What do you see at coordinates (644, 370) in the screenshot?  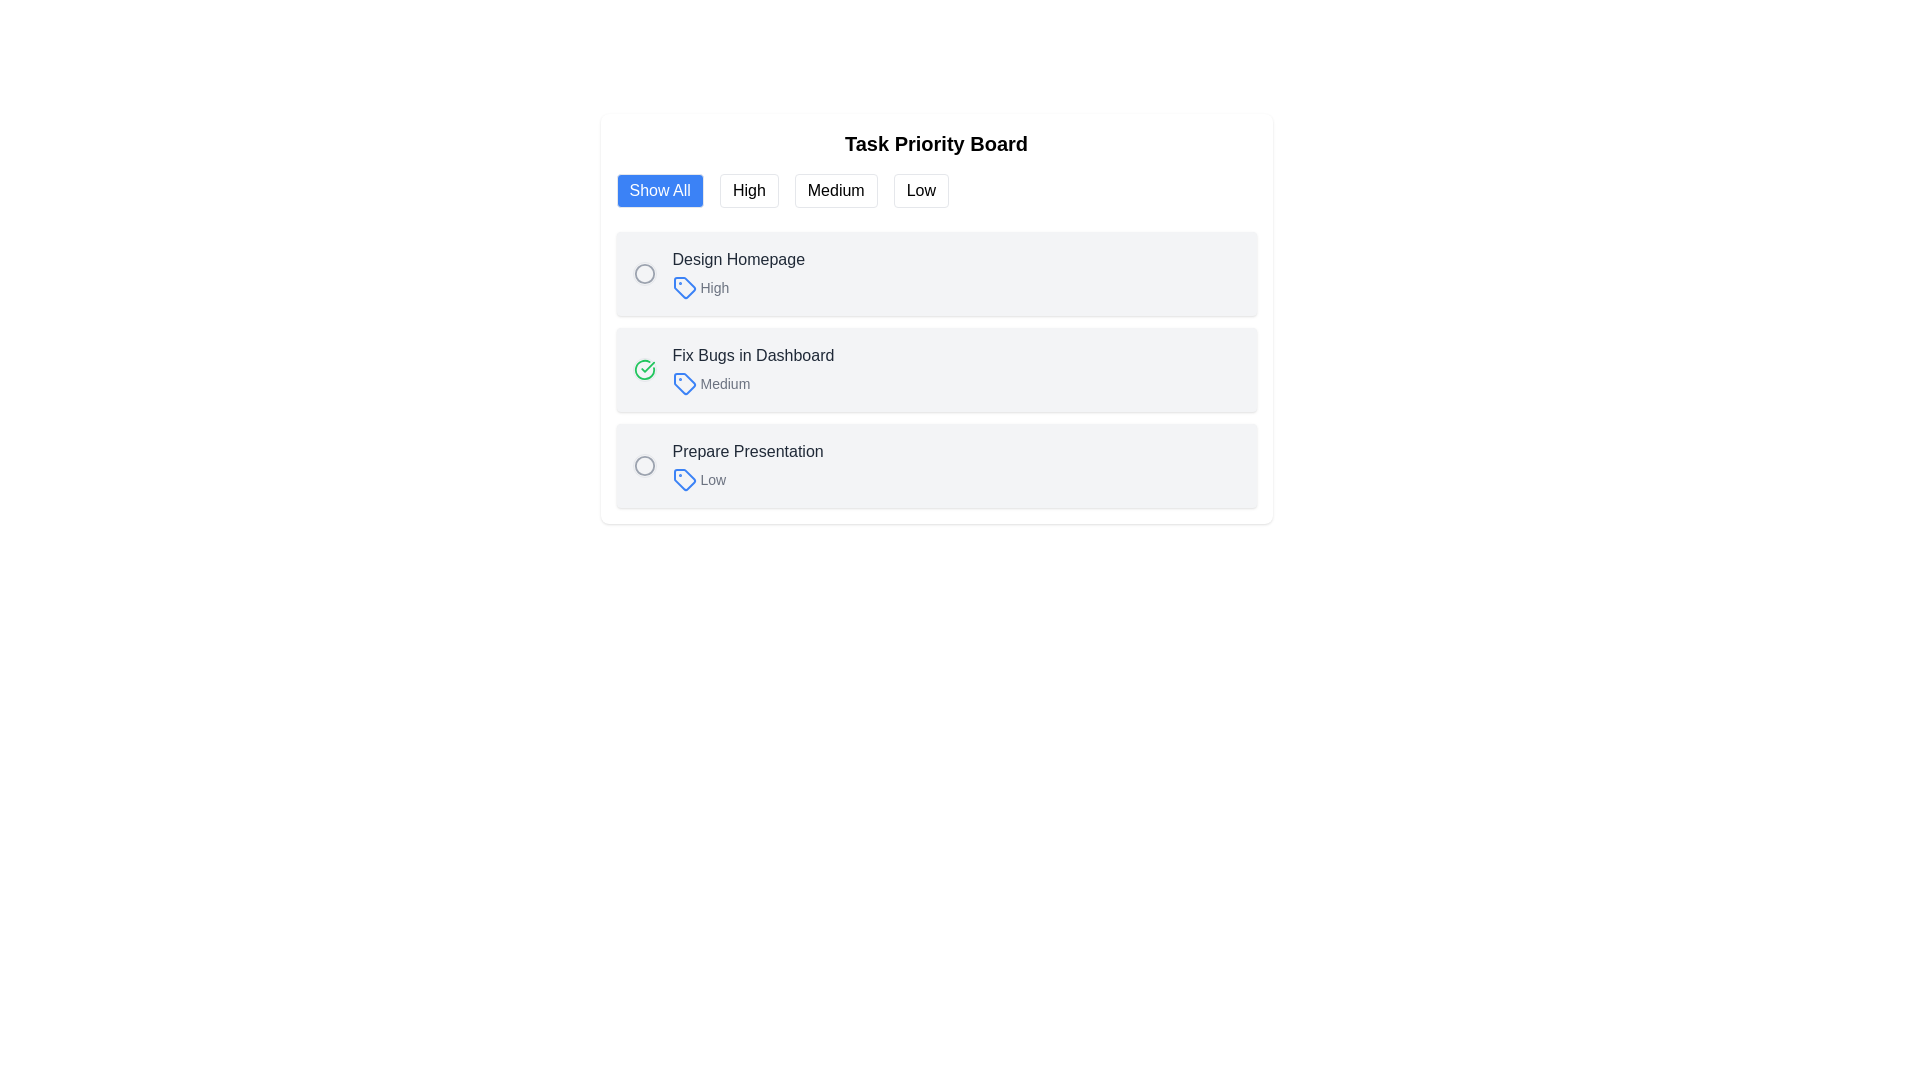 I see `the checkbox with a checkmark icon located in the second task row labeled 'Fix Bugs in Dashboard' to navigate` at bounding box center [644, 370].